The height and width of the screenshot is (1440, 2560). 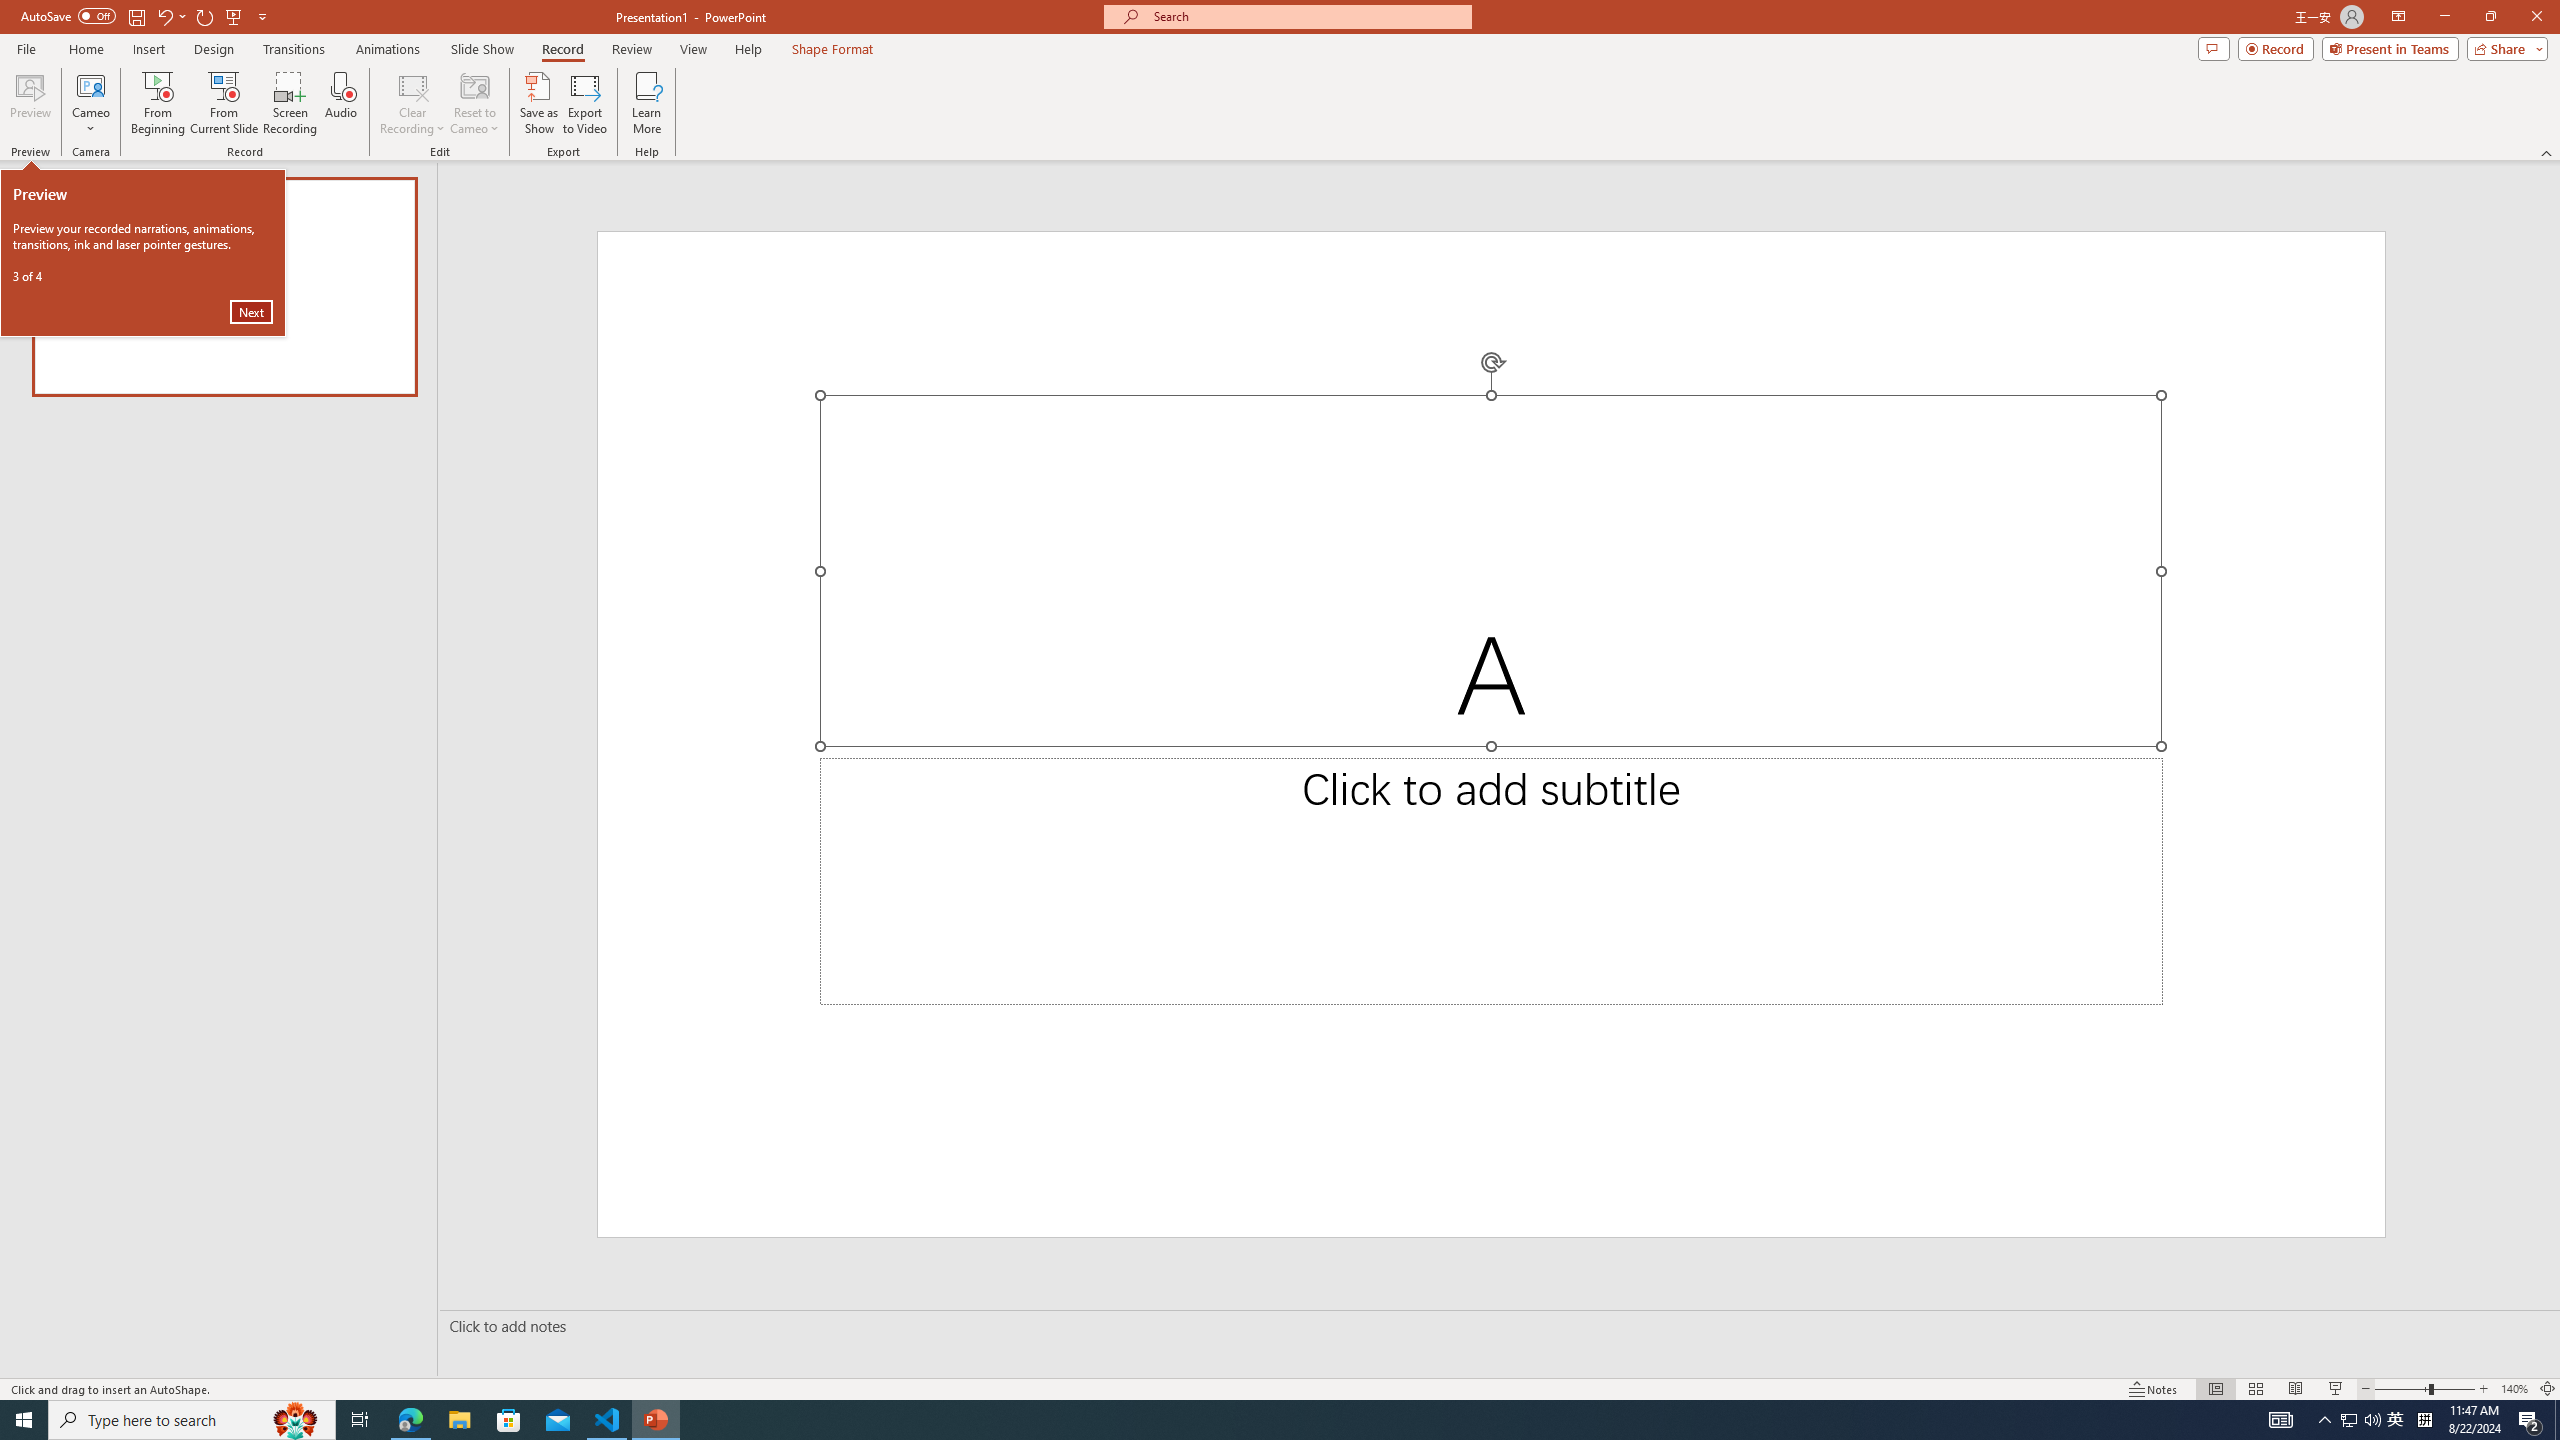 I want to click on 'Learn More', so click(x=647, y=103).